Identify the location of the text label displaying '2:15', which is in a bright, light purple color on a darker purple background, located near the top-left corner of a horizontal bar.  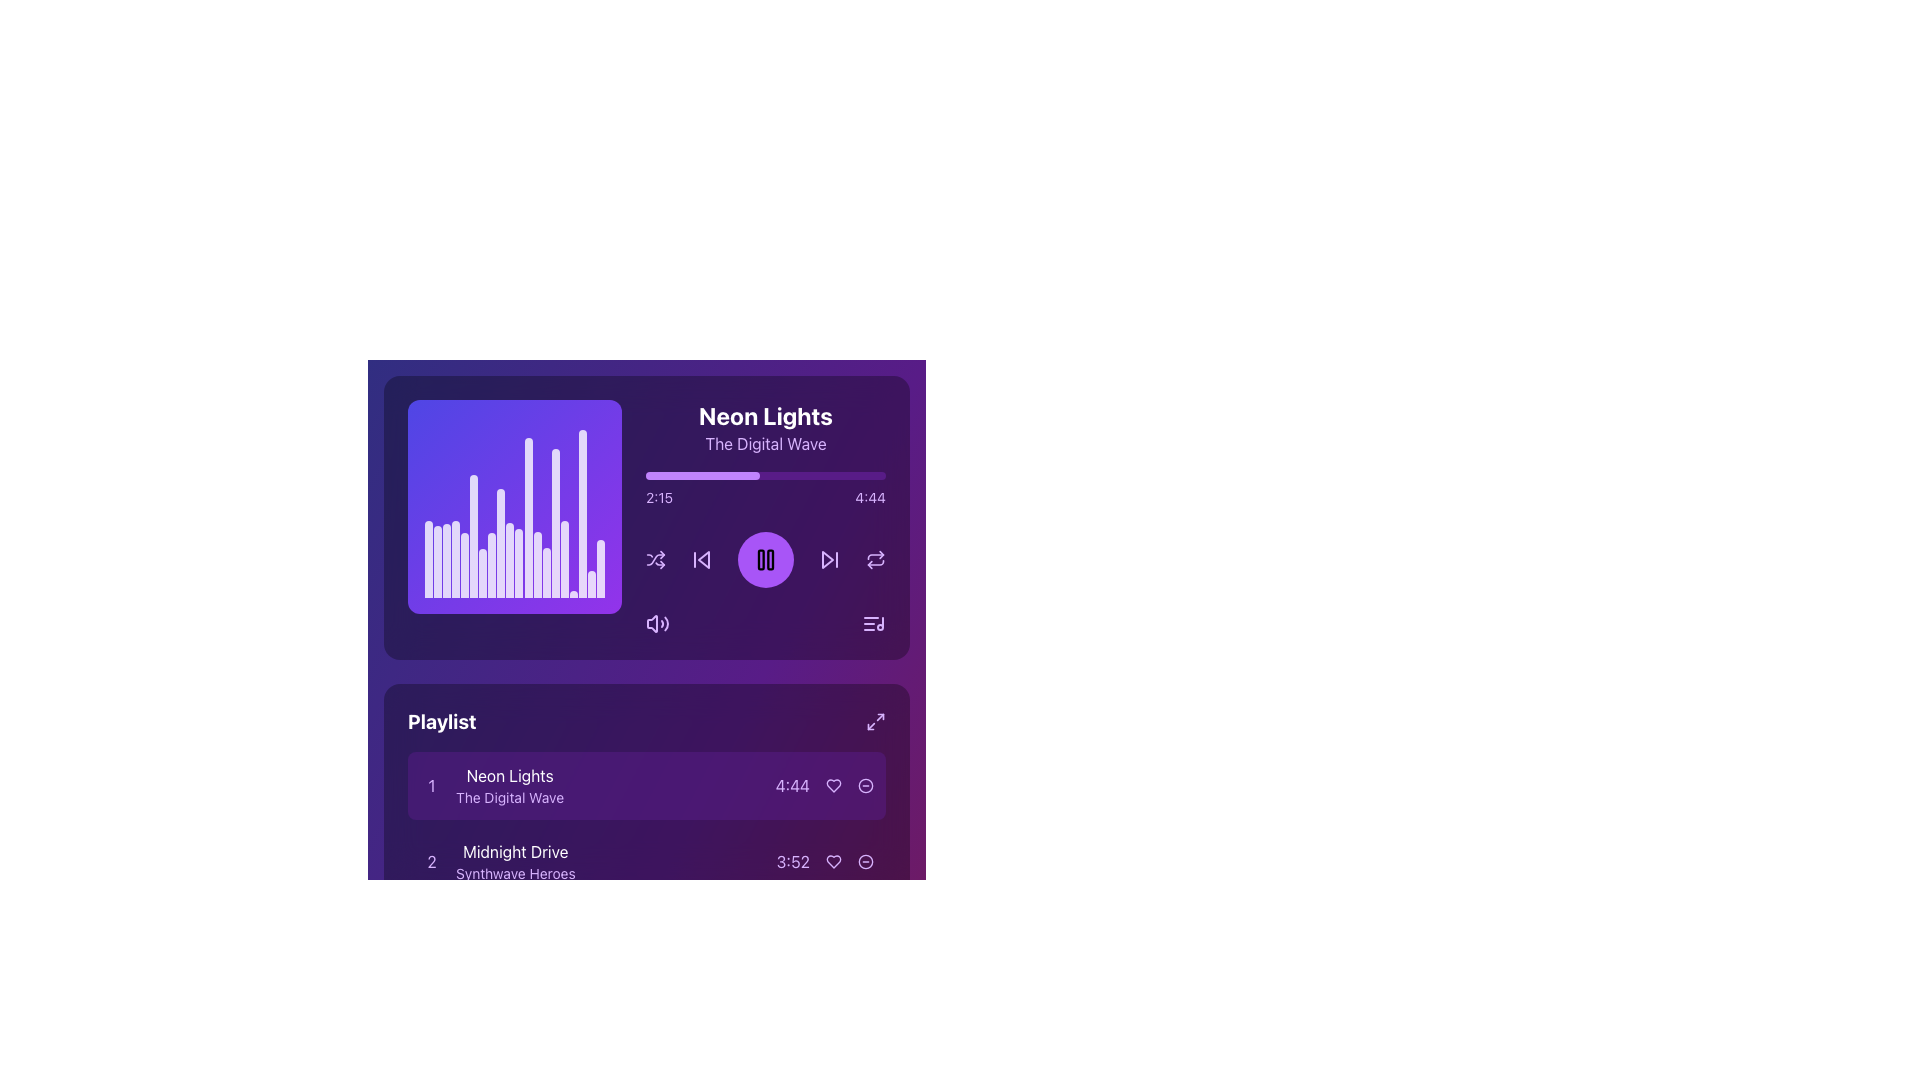
(659, 496).